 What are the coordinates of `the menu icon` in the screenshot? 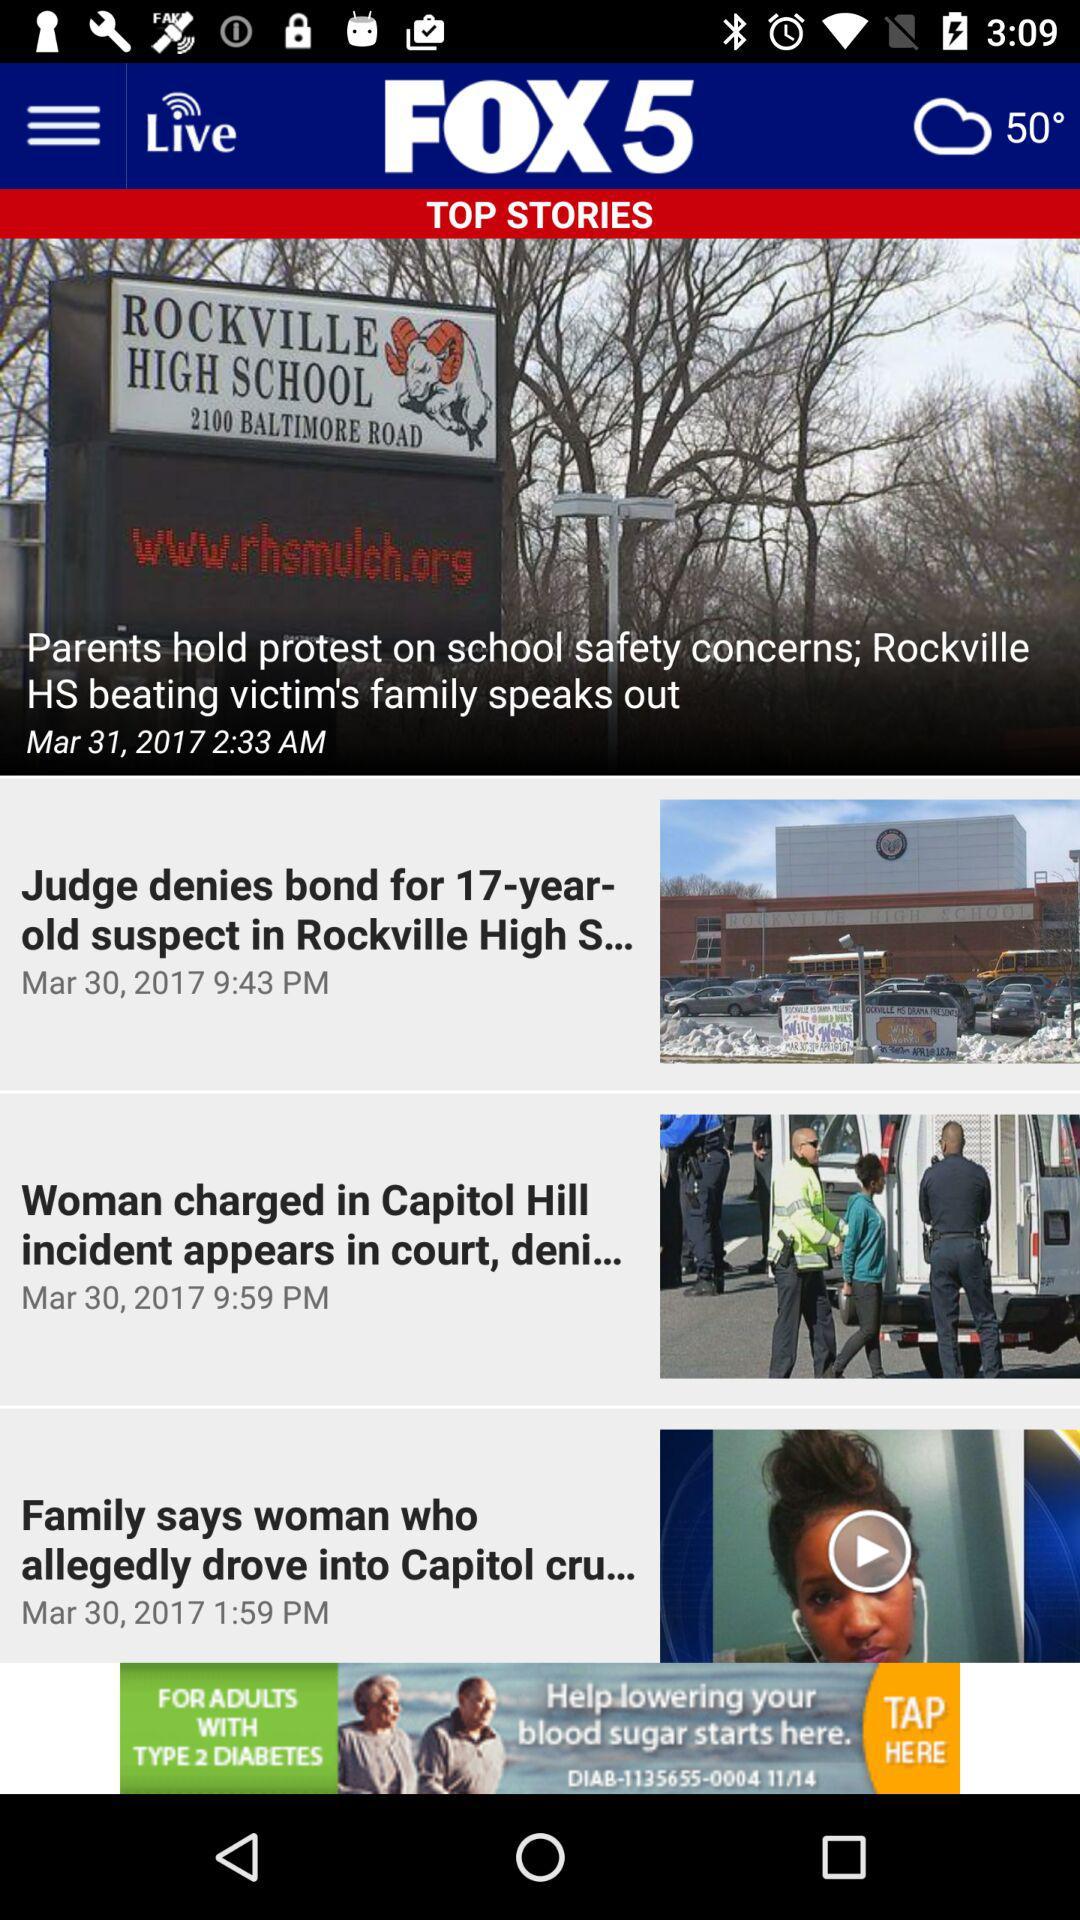 It's located at (61, 124).